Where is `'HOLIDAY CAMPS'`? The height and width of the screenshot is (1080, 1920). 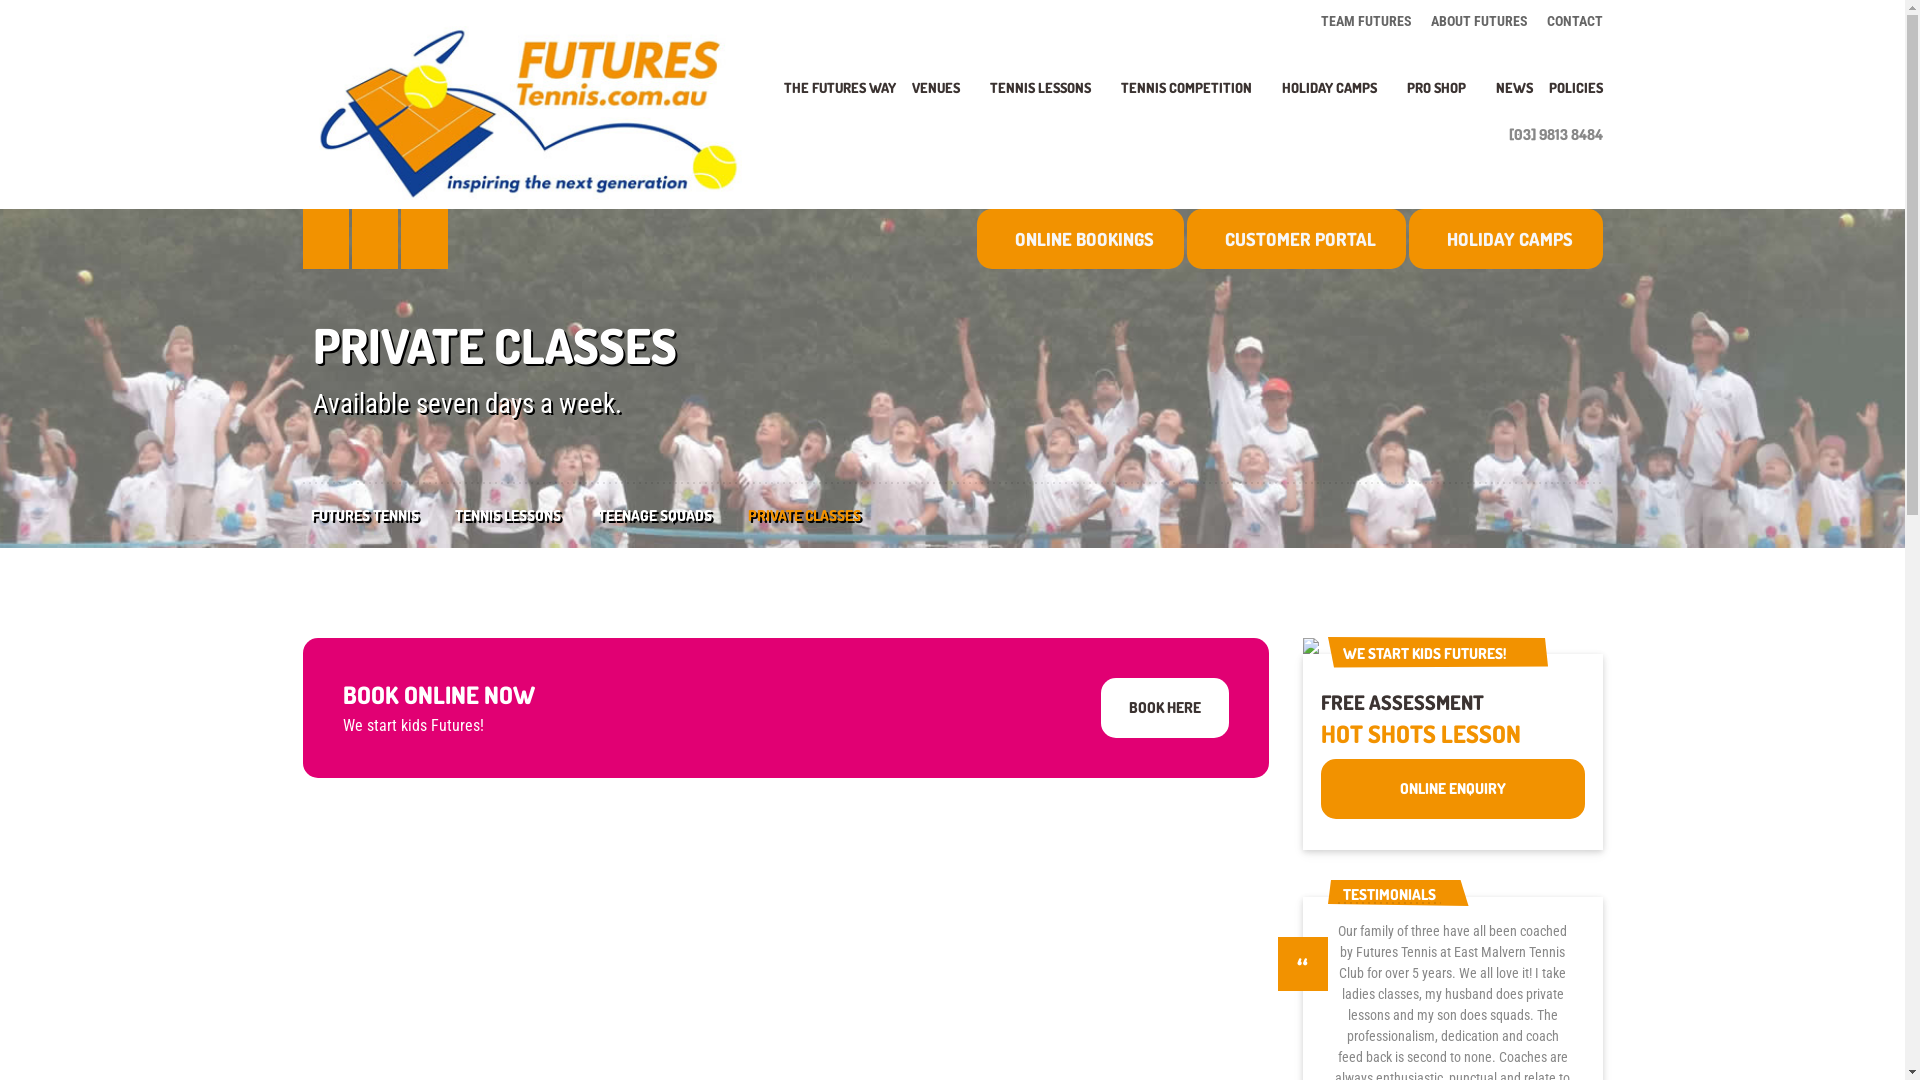 'HOLIDAY CAMPS' is located at coordinates (1336, 98).